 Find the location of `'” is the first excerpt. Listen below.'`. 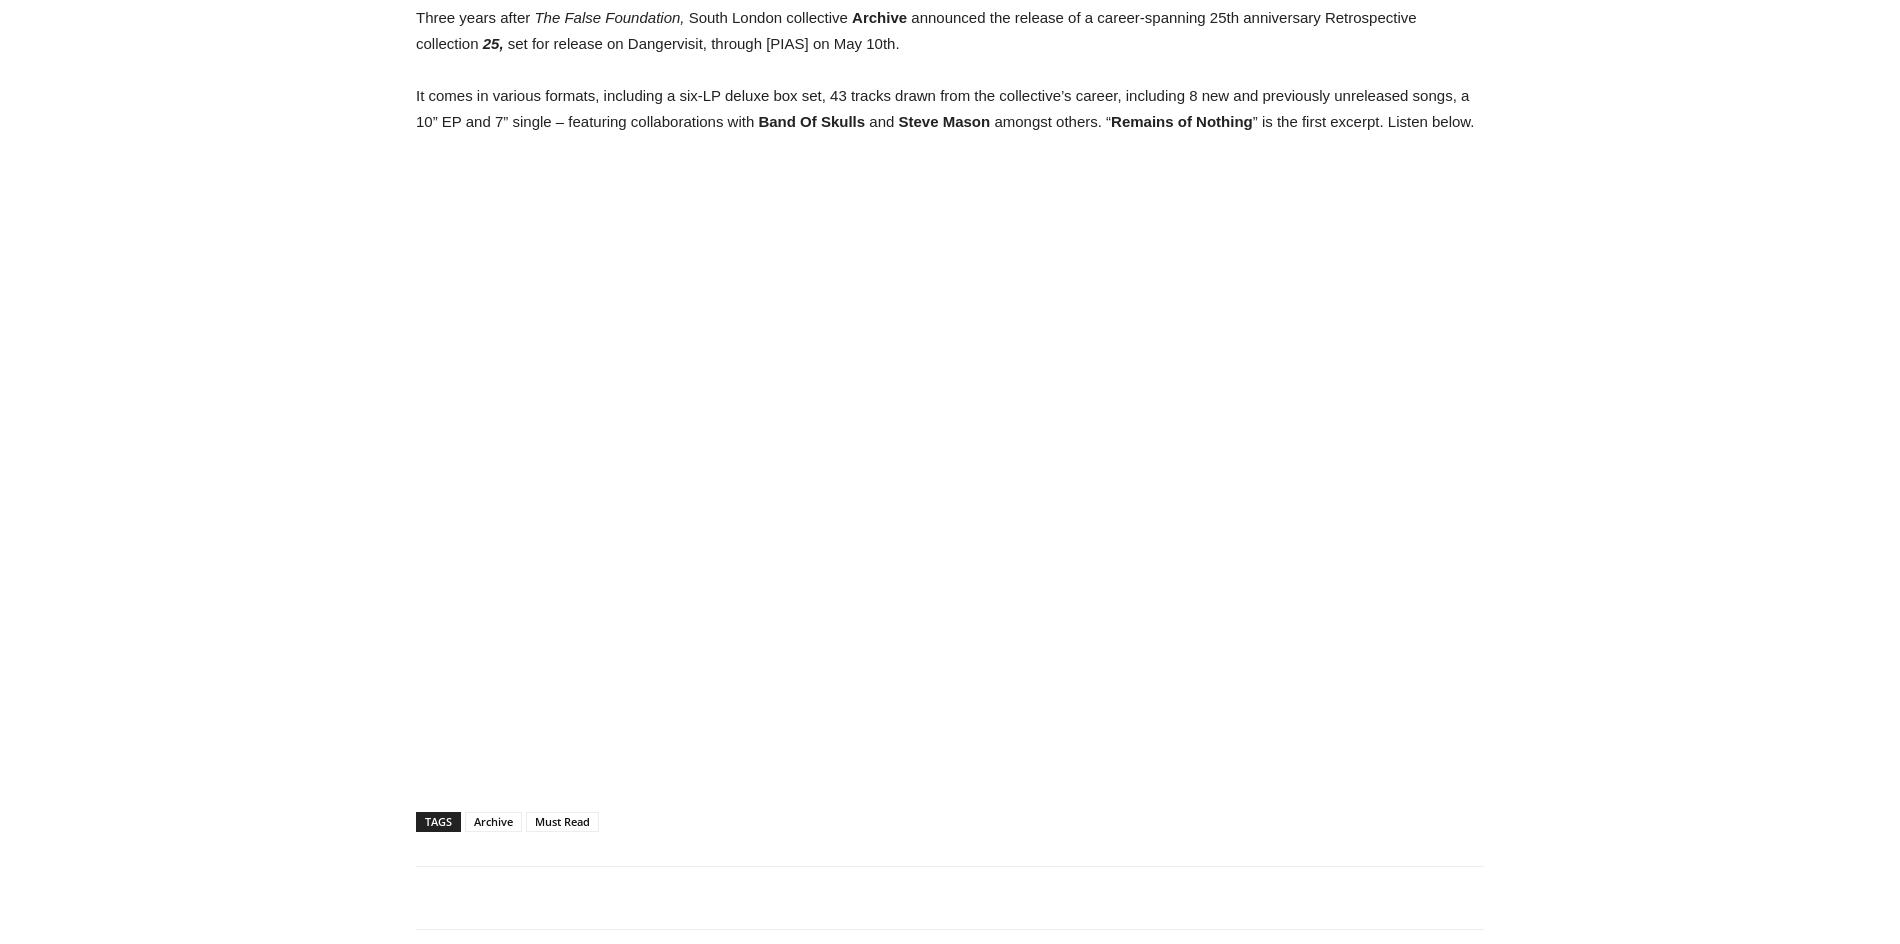

'” is the first excerpt. Listen below.' is located at coordinates (1362, 121).